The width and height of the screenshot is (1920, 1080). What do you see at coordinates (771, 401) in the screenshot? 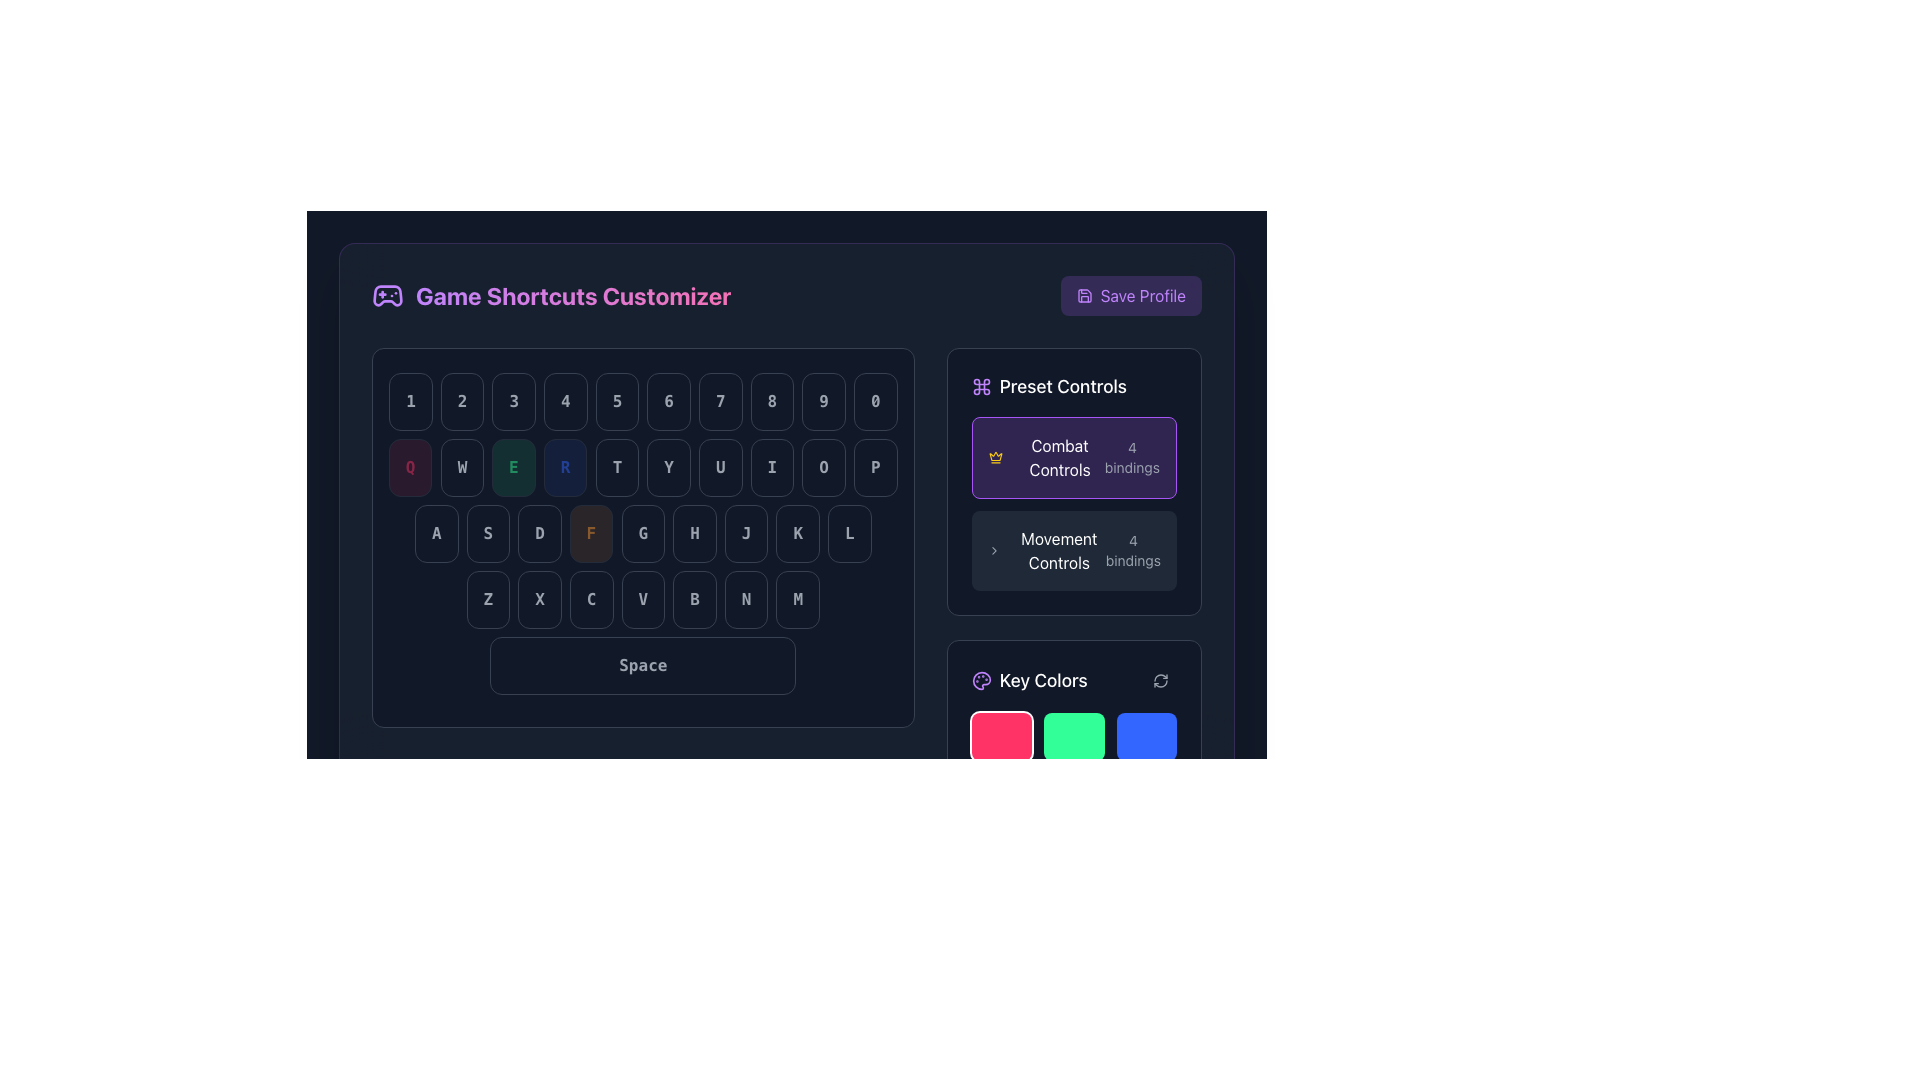
I see `the button representing the number '8' in the numeric keypad, which is the eighth button in a sequence of buttons from '1' to '0'` at bounding box center [771, 401].